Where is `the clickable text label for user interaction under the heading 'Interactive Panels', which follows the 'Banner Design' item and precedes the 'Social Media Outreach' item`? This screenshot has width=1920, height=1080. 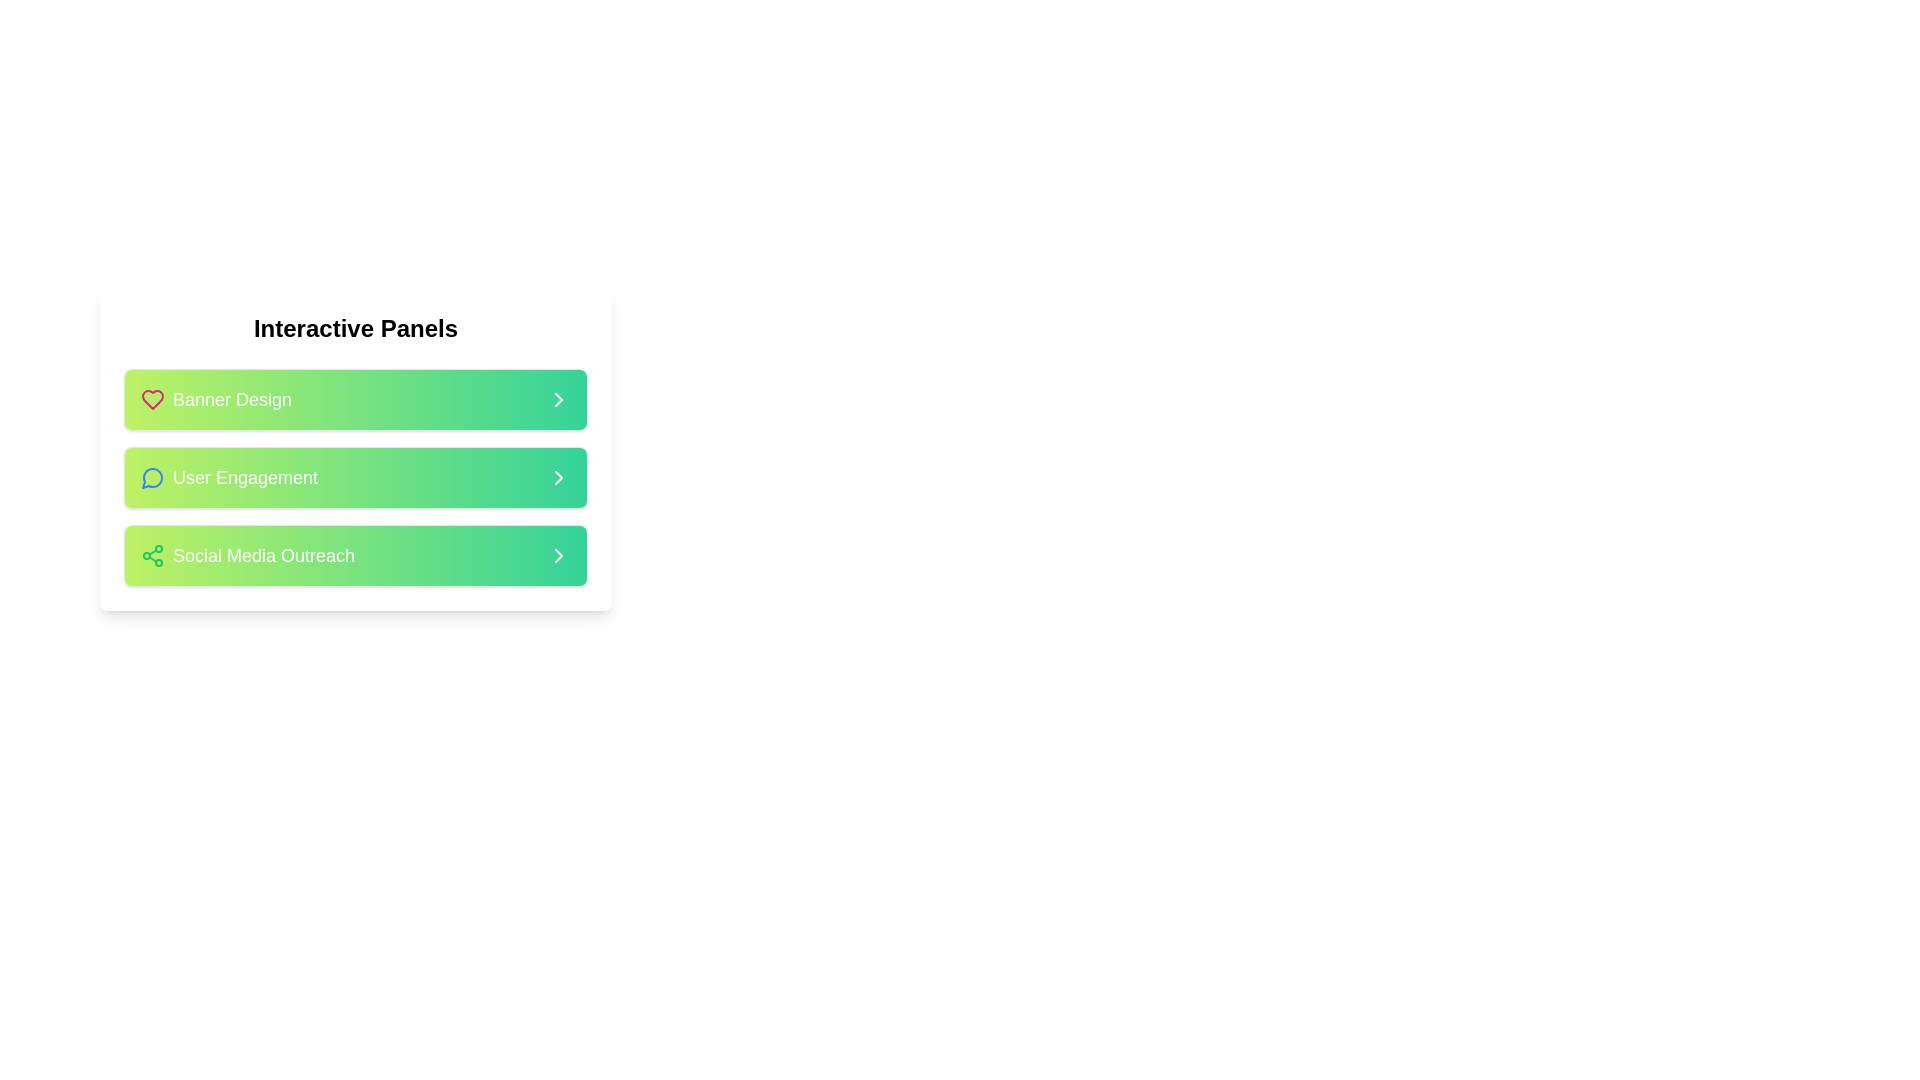 the clickable text label for user interaction under the heading 'Interactive Panels', which follows the 'Banner Design' item and precedes the 'Social Media Outreach' item is located at coordinates (244, 478).